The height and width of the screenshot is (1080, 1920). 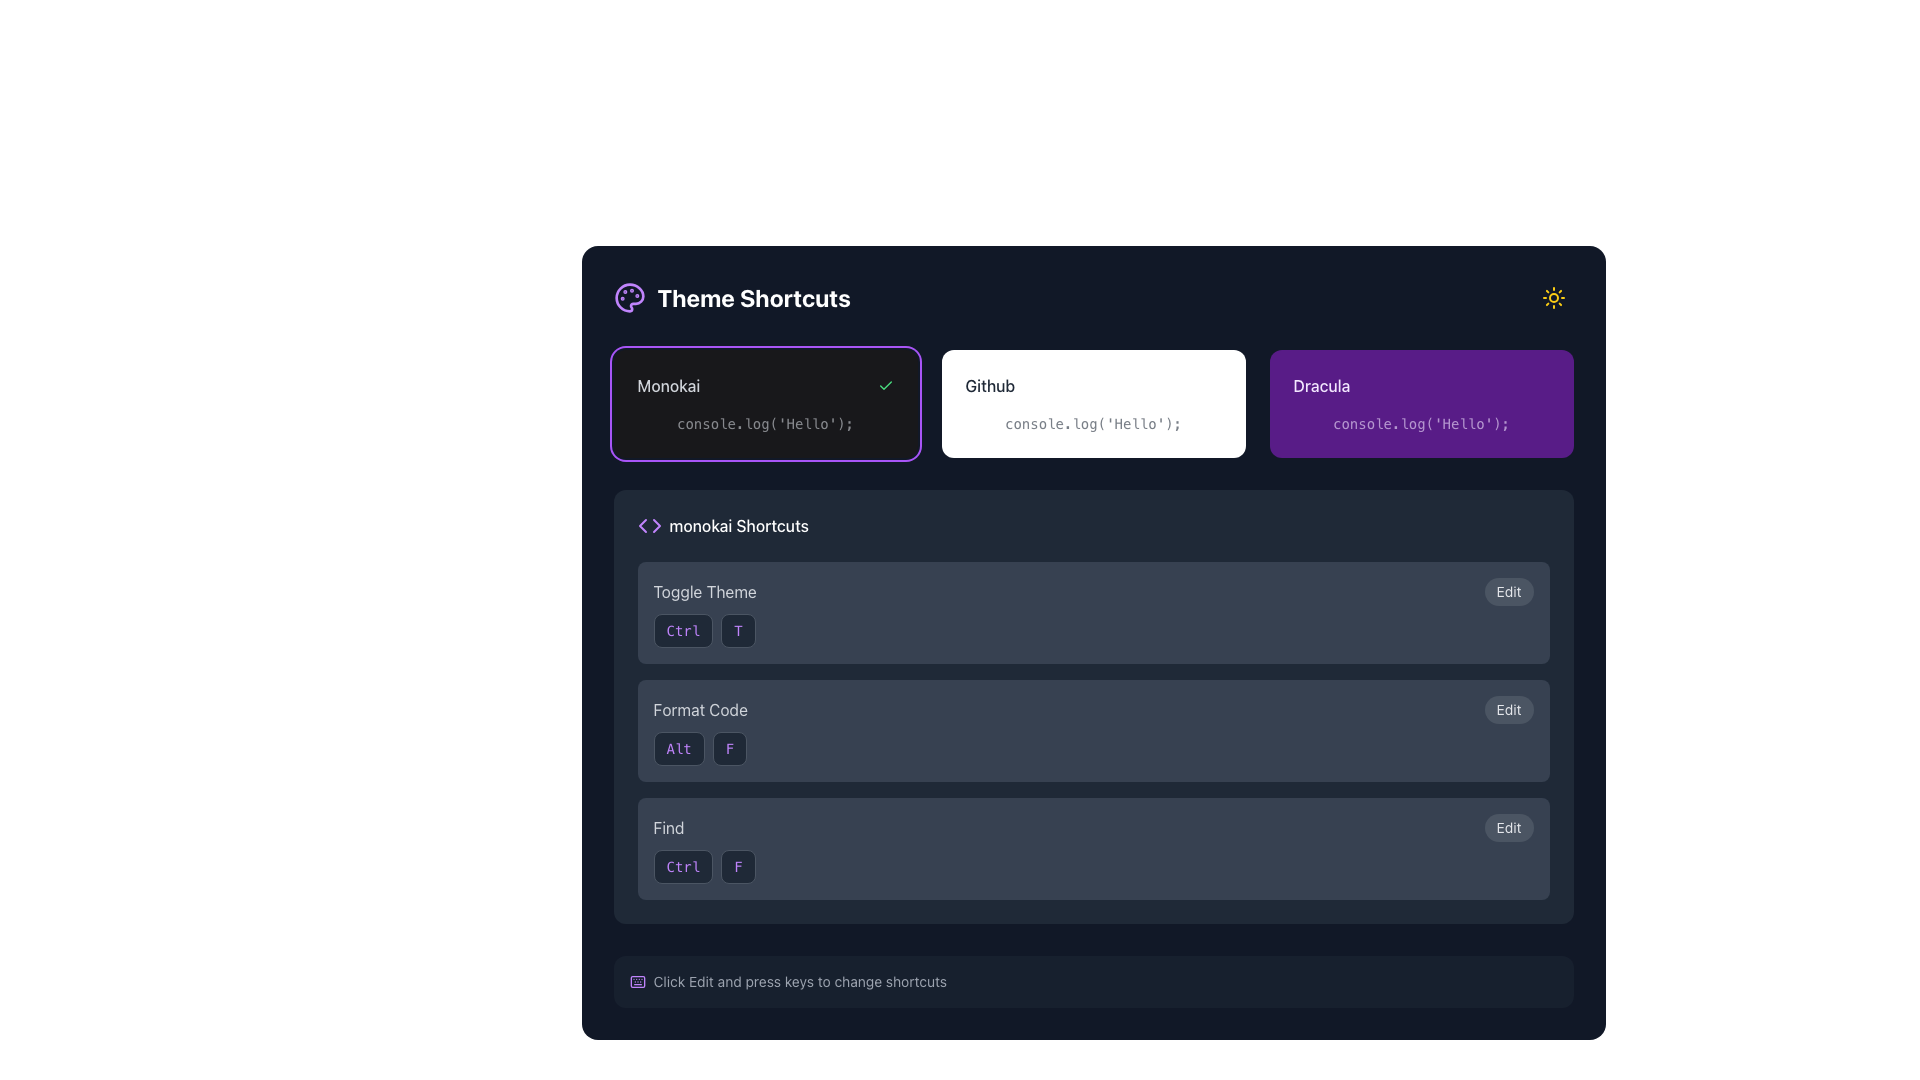 I want to click on the informational banner located at the bottom of the 'Theme Shortcuts' section, which provides guidance on modifying keyboard shortcuts, so click(x=1092, y=981).